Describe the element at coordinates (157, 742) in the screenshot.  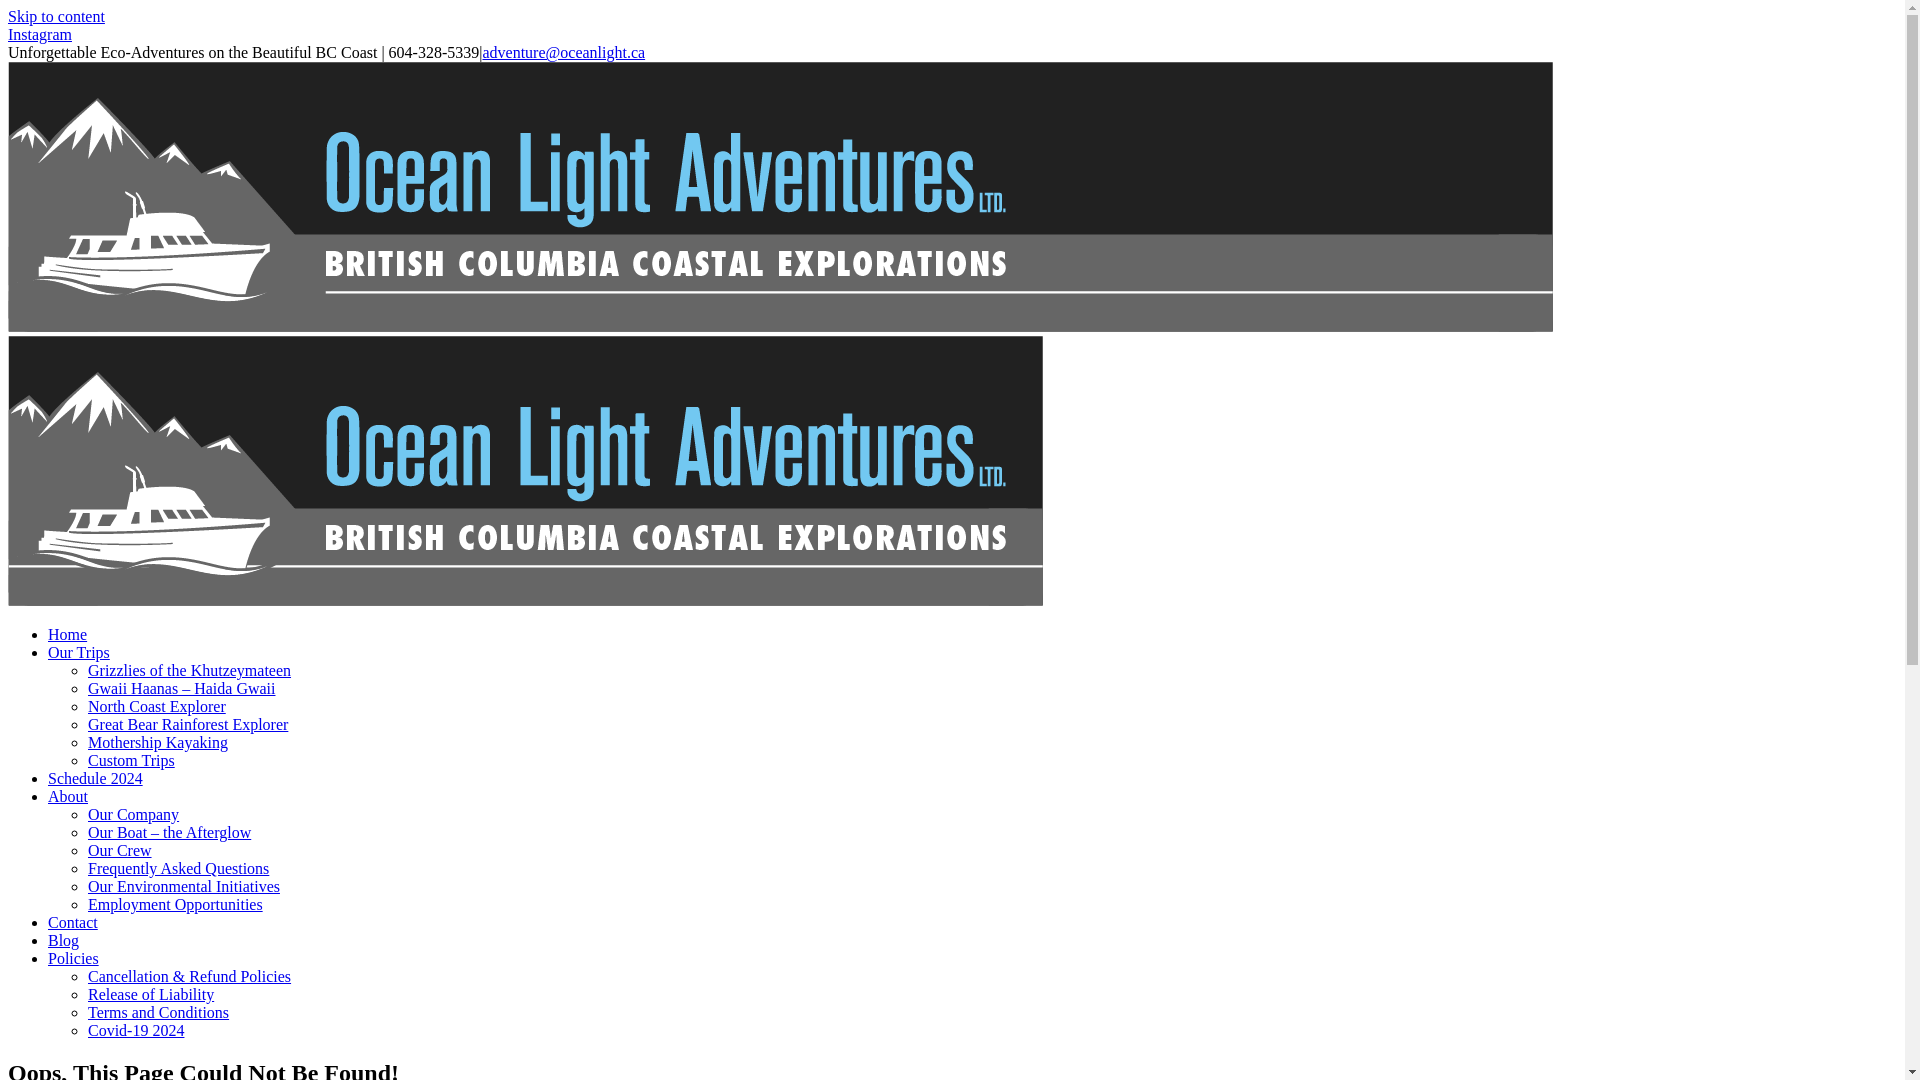
I see `'Mothership Kayaking'` at that location.